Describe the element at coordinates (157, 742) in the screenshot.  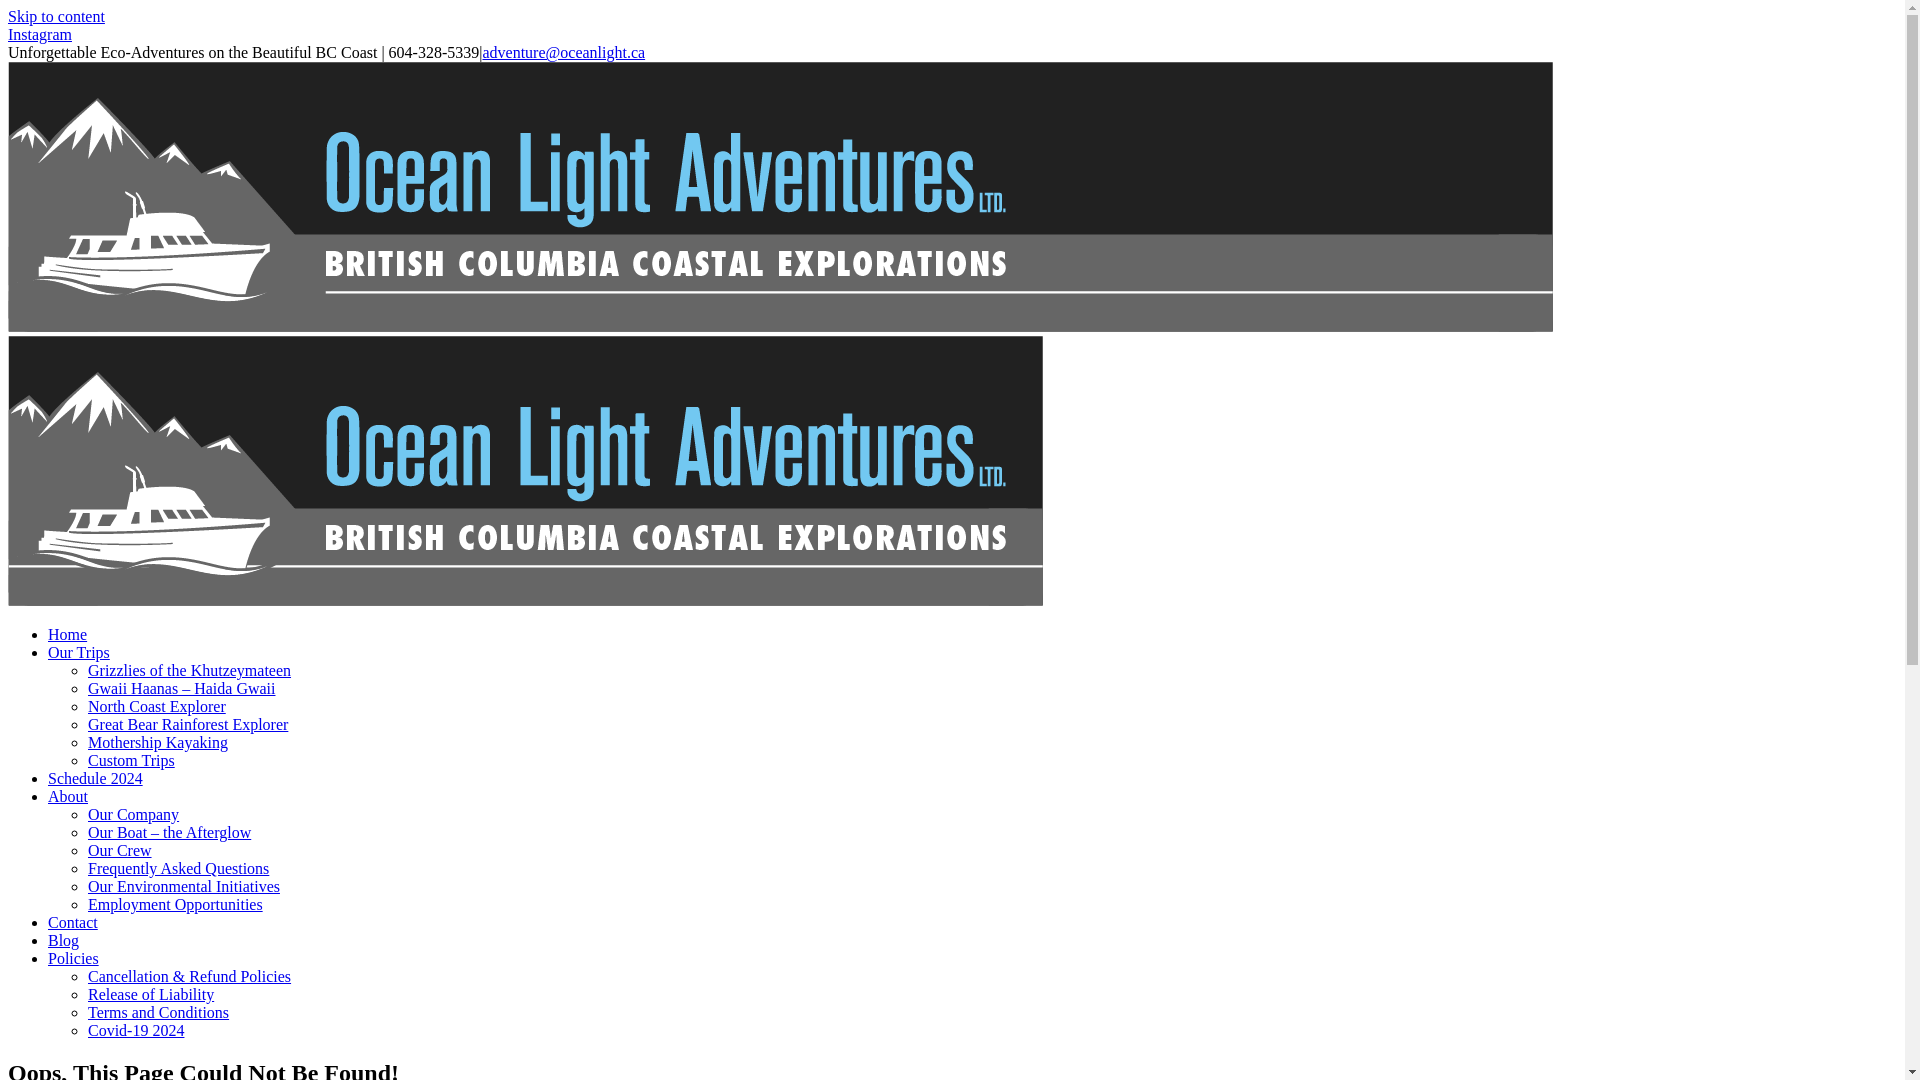
I see `'Mothership Kayaking'` at that location.